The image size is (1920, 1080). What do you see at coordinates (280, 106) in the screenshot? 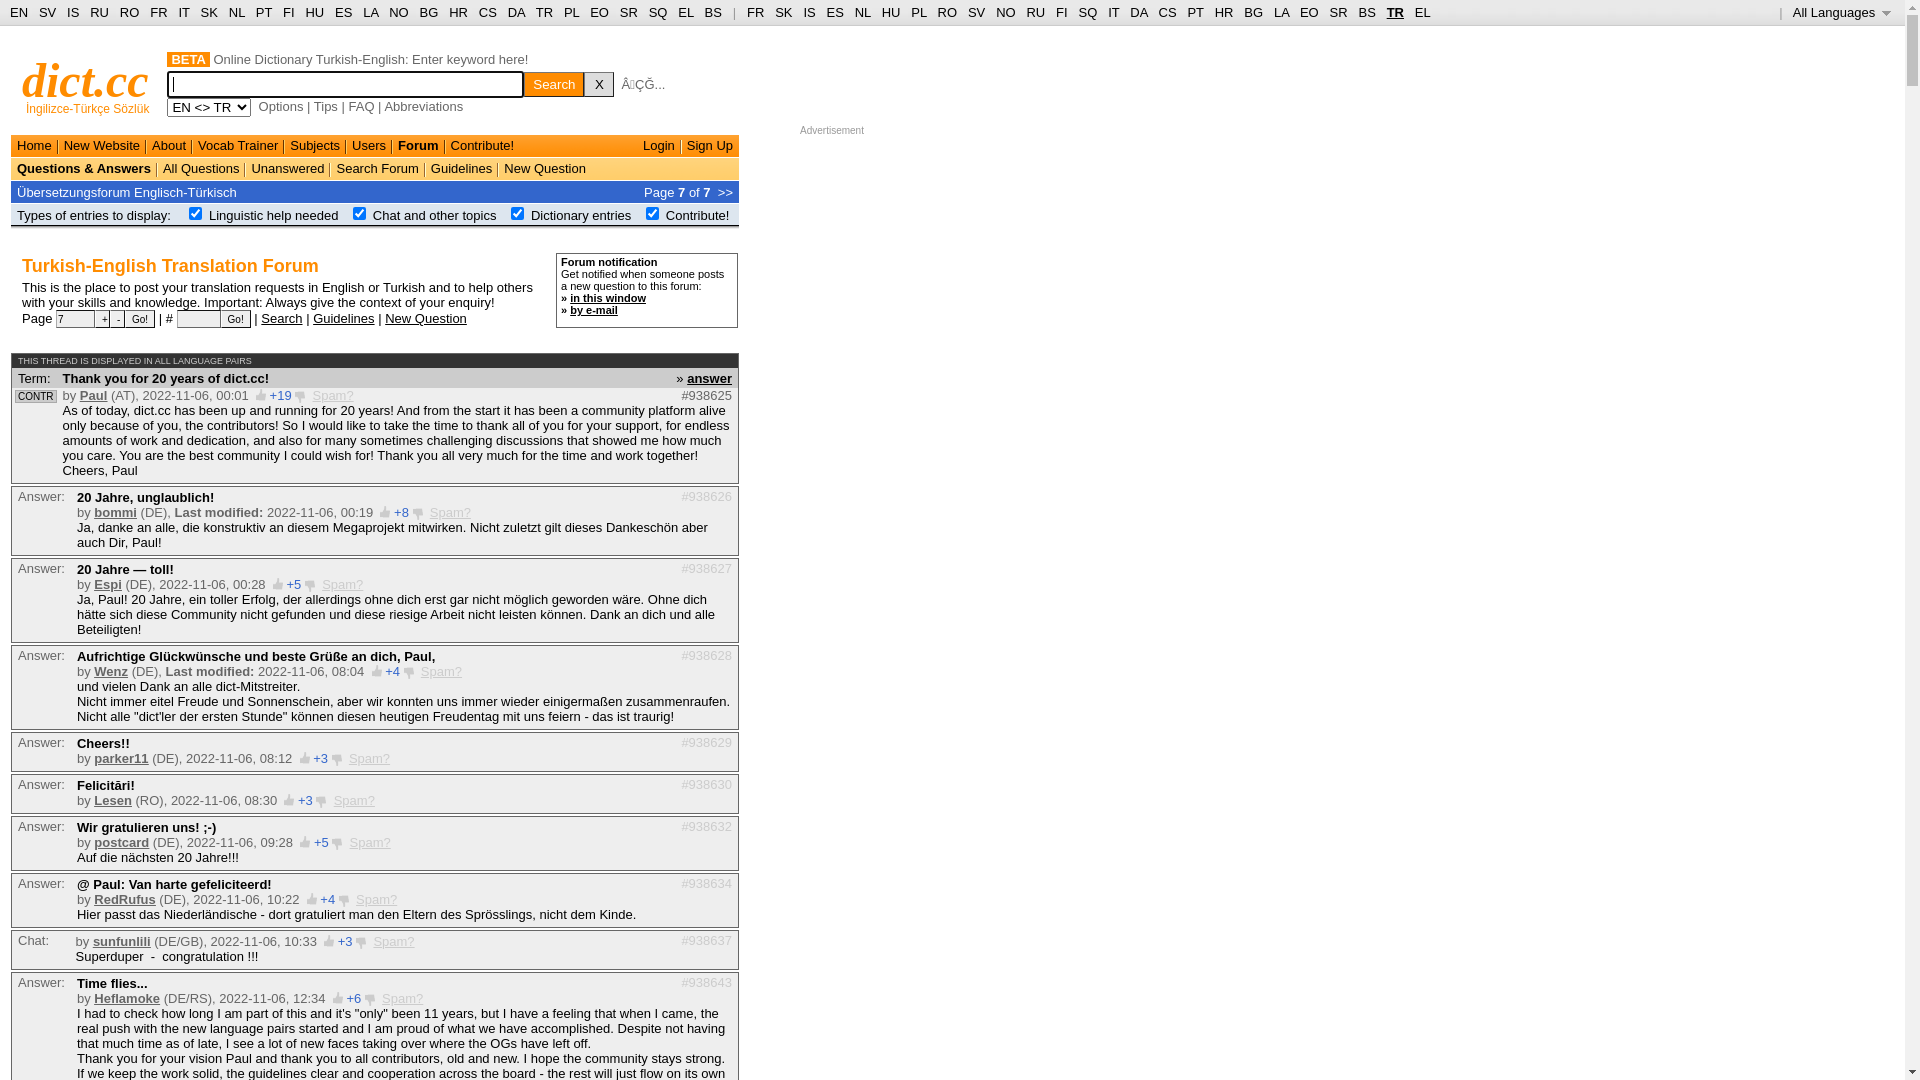
I see `'Options'` at bounding box center [280, 106].